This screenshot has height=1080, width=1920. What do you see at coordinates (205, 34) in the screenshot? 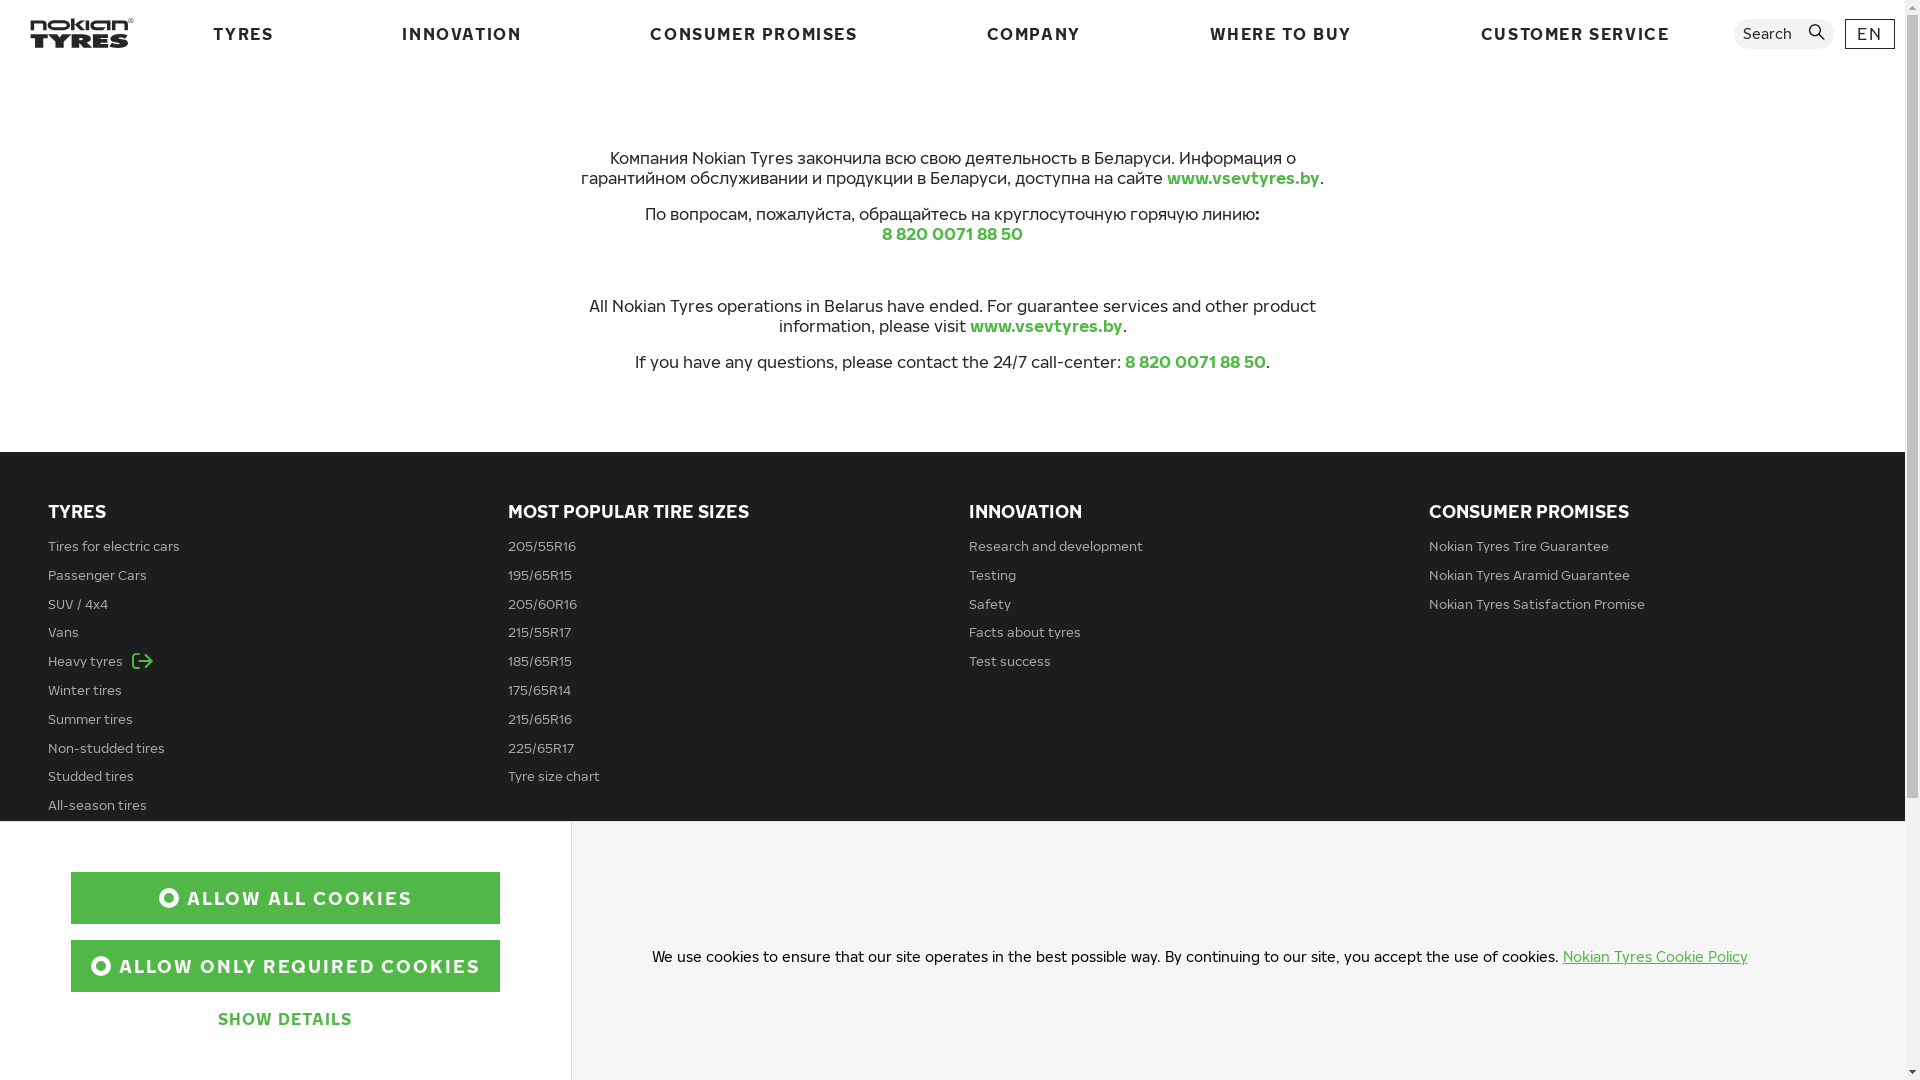
I see `'TYRES'` at bounding box center [205, 34].